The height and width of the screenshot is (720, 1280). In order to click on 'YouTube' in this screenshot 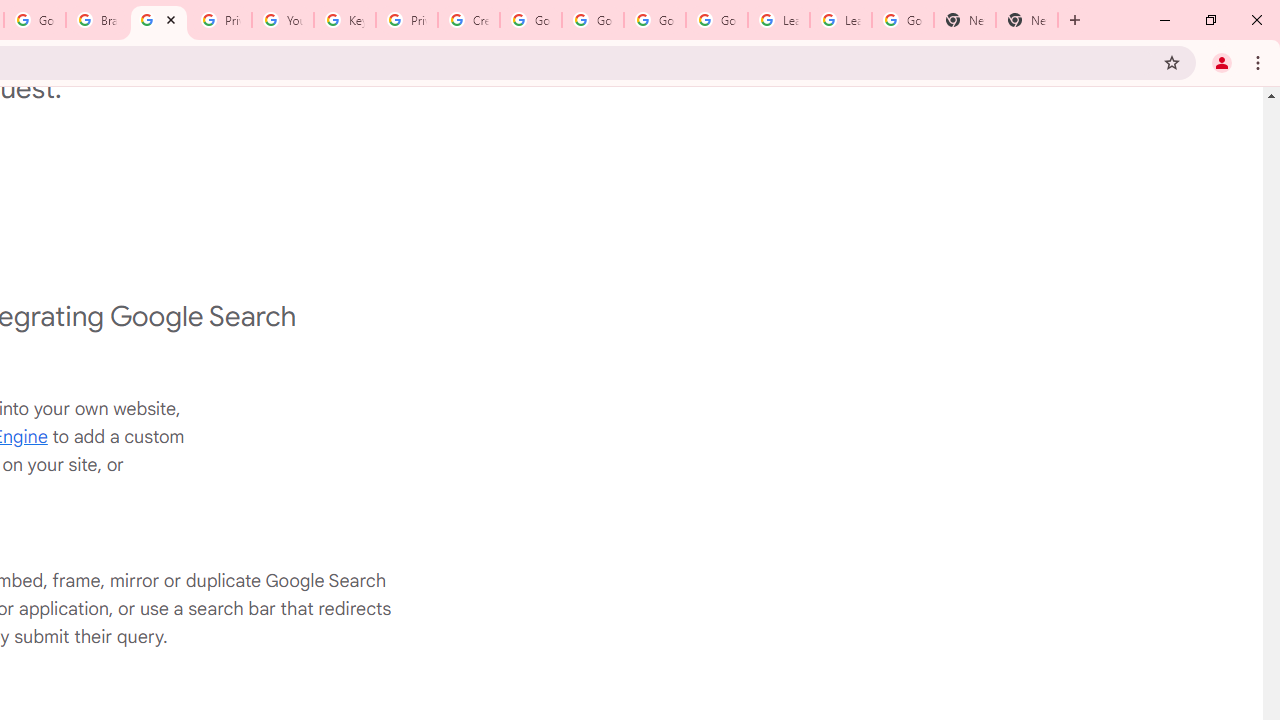, I will do `click(281, 20)`.